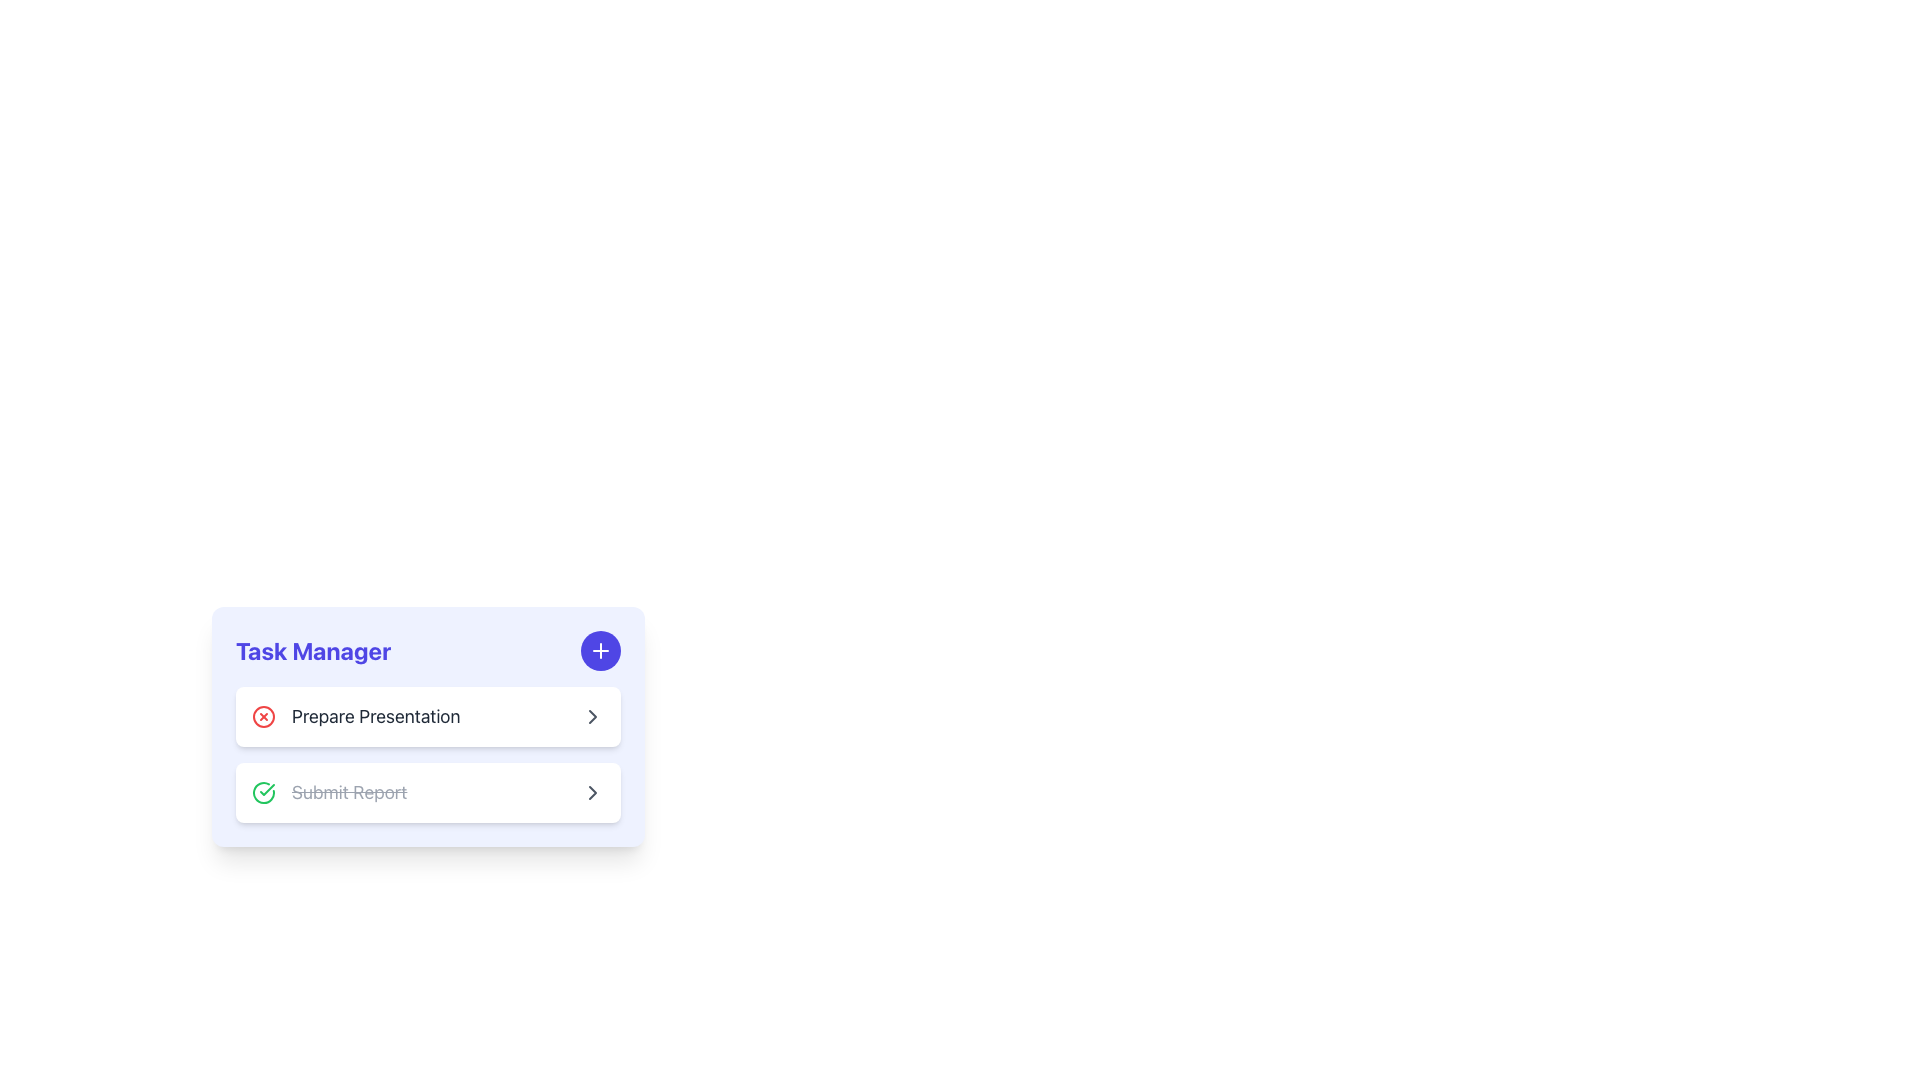 This screenshot has height=1080, width=1920. Describe the element at coordinates (312, 651) in the screenshot. I see `the 'Task Manager' heading displayed in bold indigo text, located at the top of the card component` at that location.